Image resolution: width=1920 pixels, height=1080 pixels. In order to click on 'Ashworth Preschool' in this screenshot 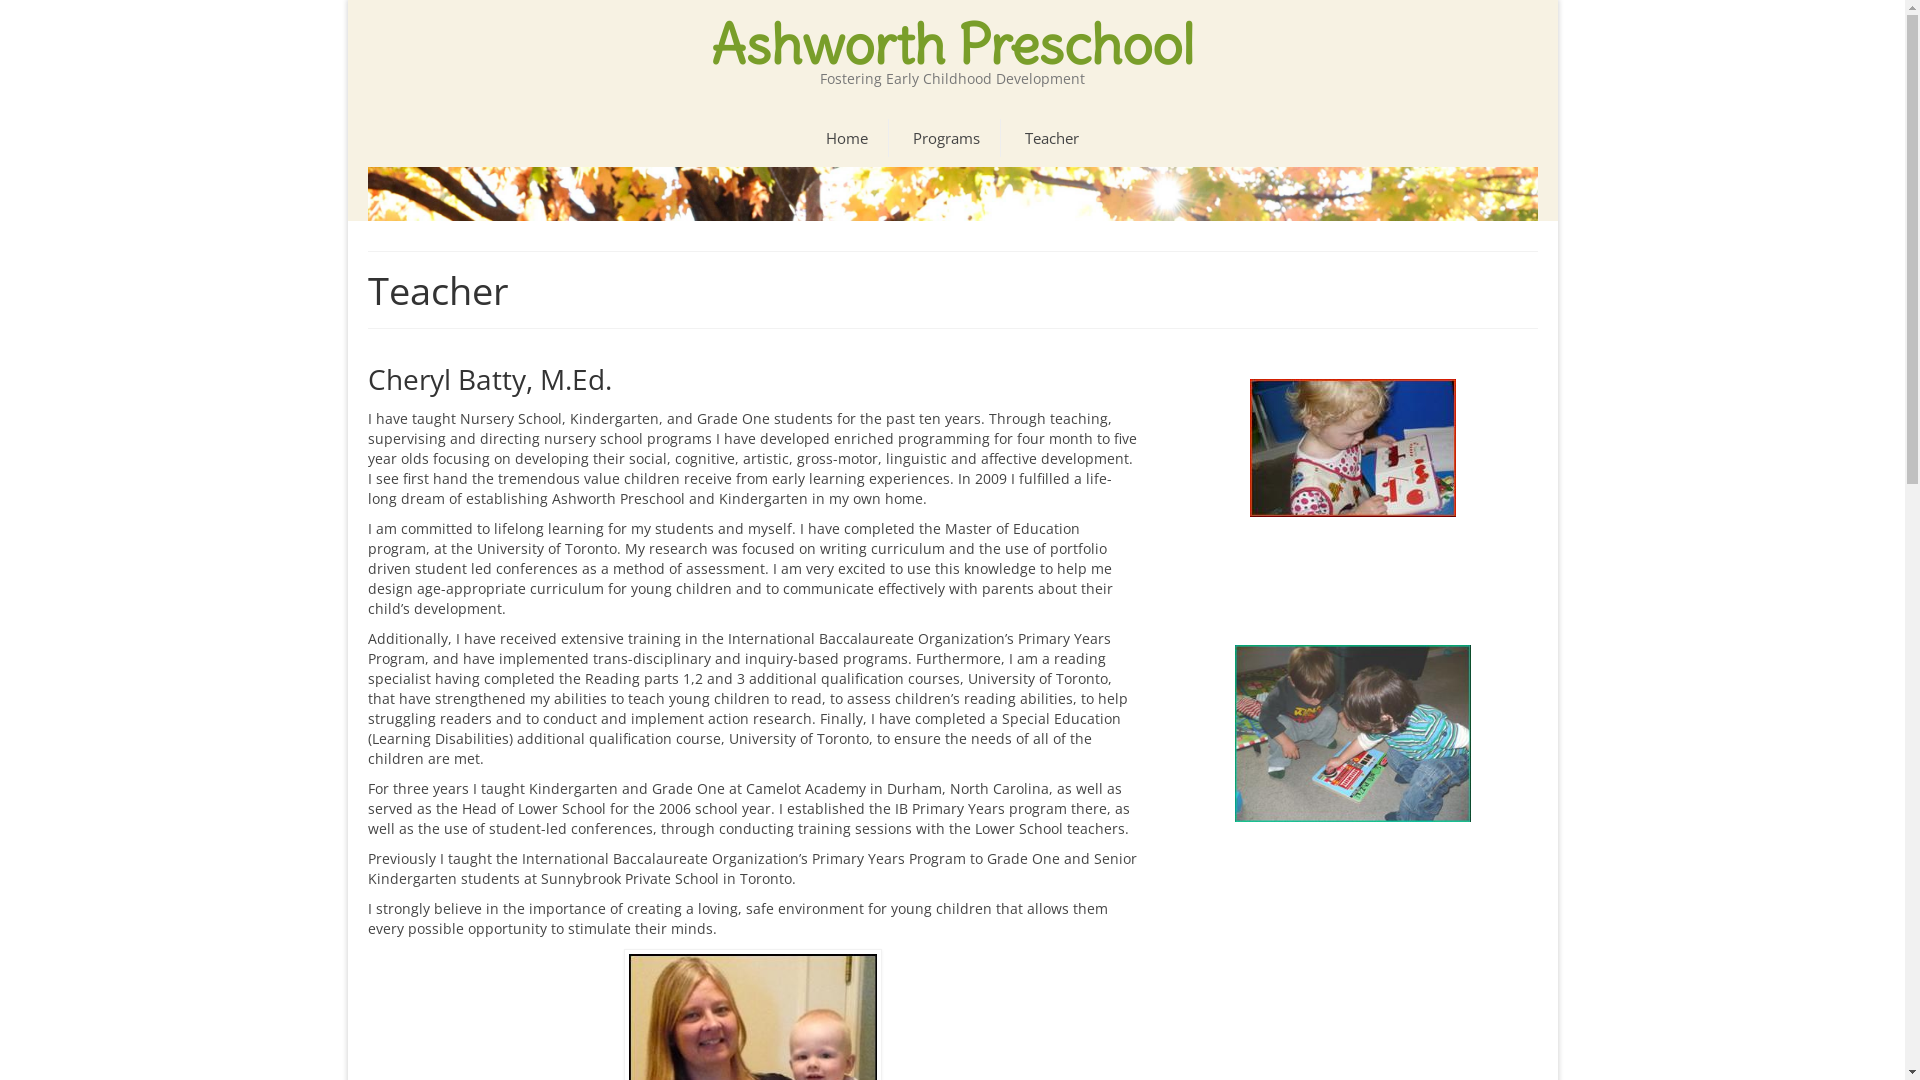, I will do `click(951, 45)`.